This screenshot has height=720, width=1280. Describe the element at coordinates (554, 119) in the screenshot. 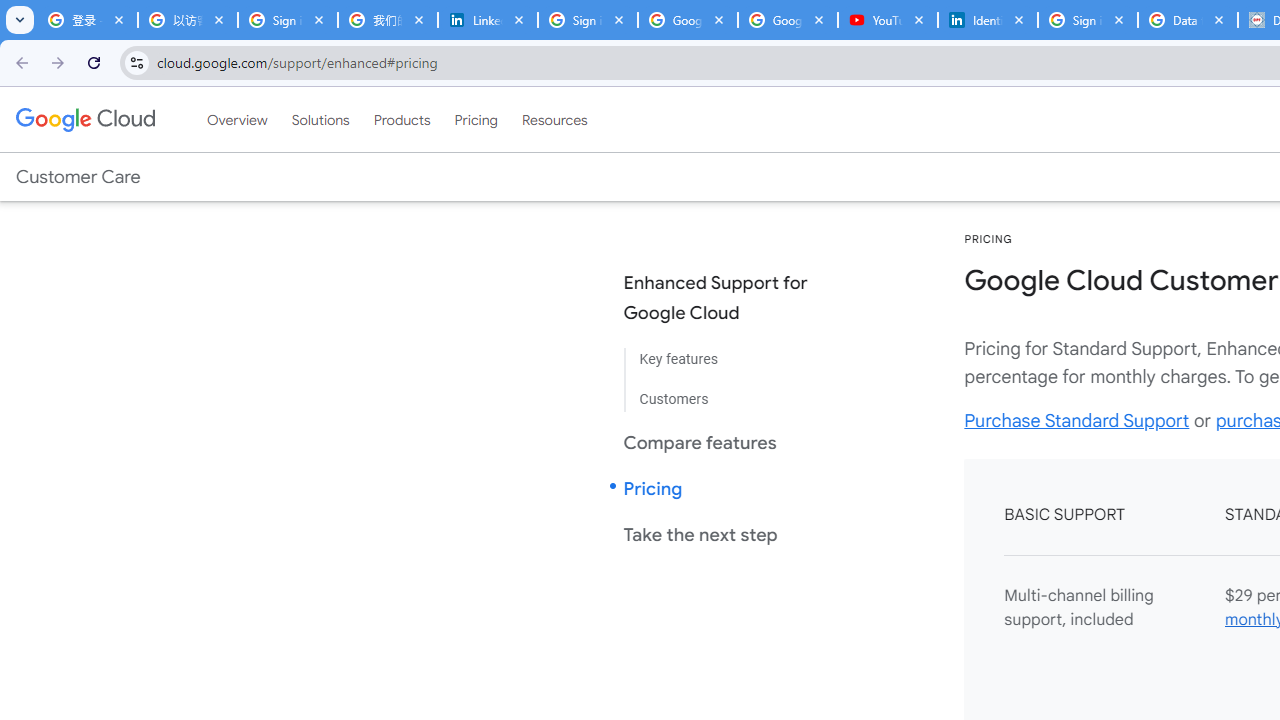

I see `'Resources'` at that location.